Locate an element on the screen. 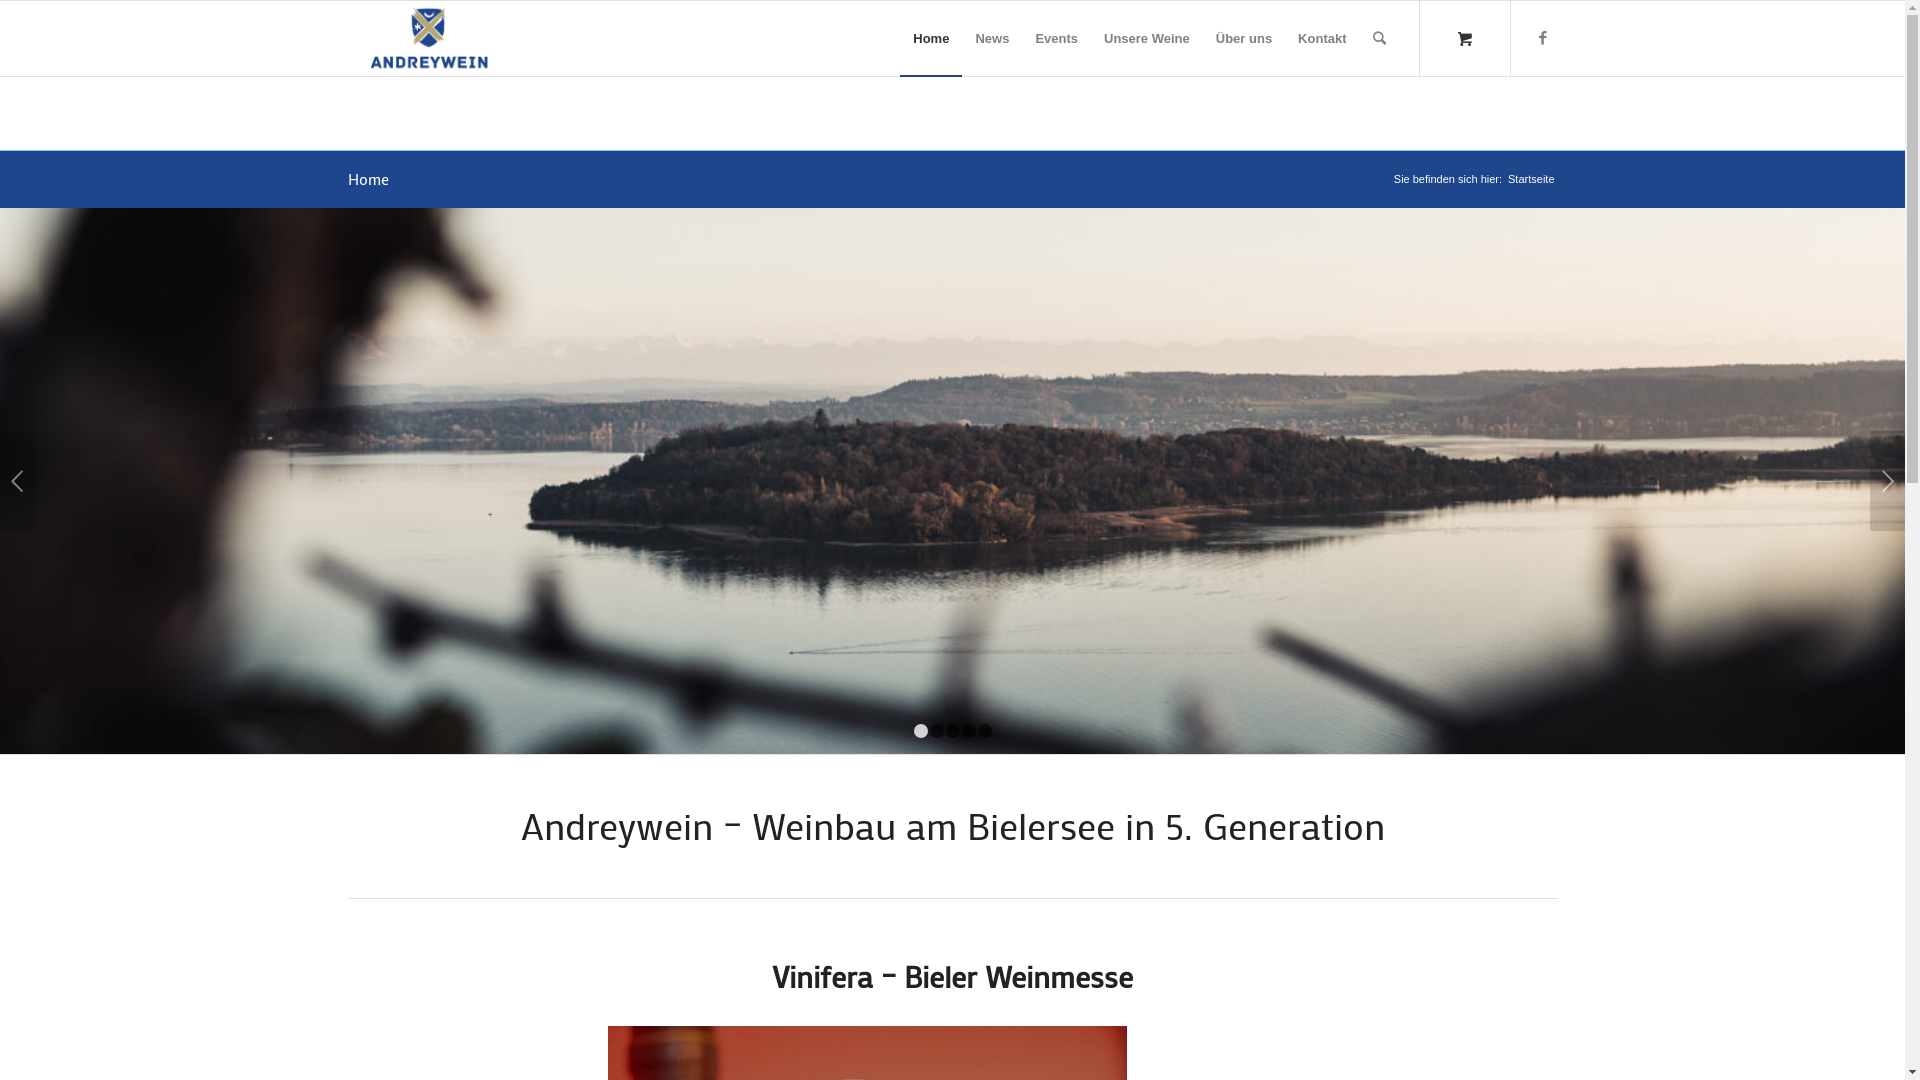 This screenshot has width=1920, height=1080. 'Events' is located at coordinates (1022, 38).